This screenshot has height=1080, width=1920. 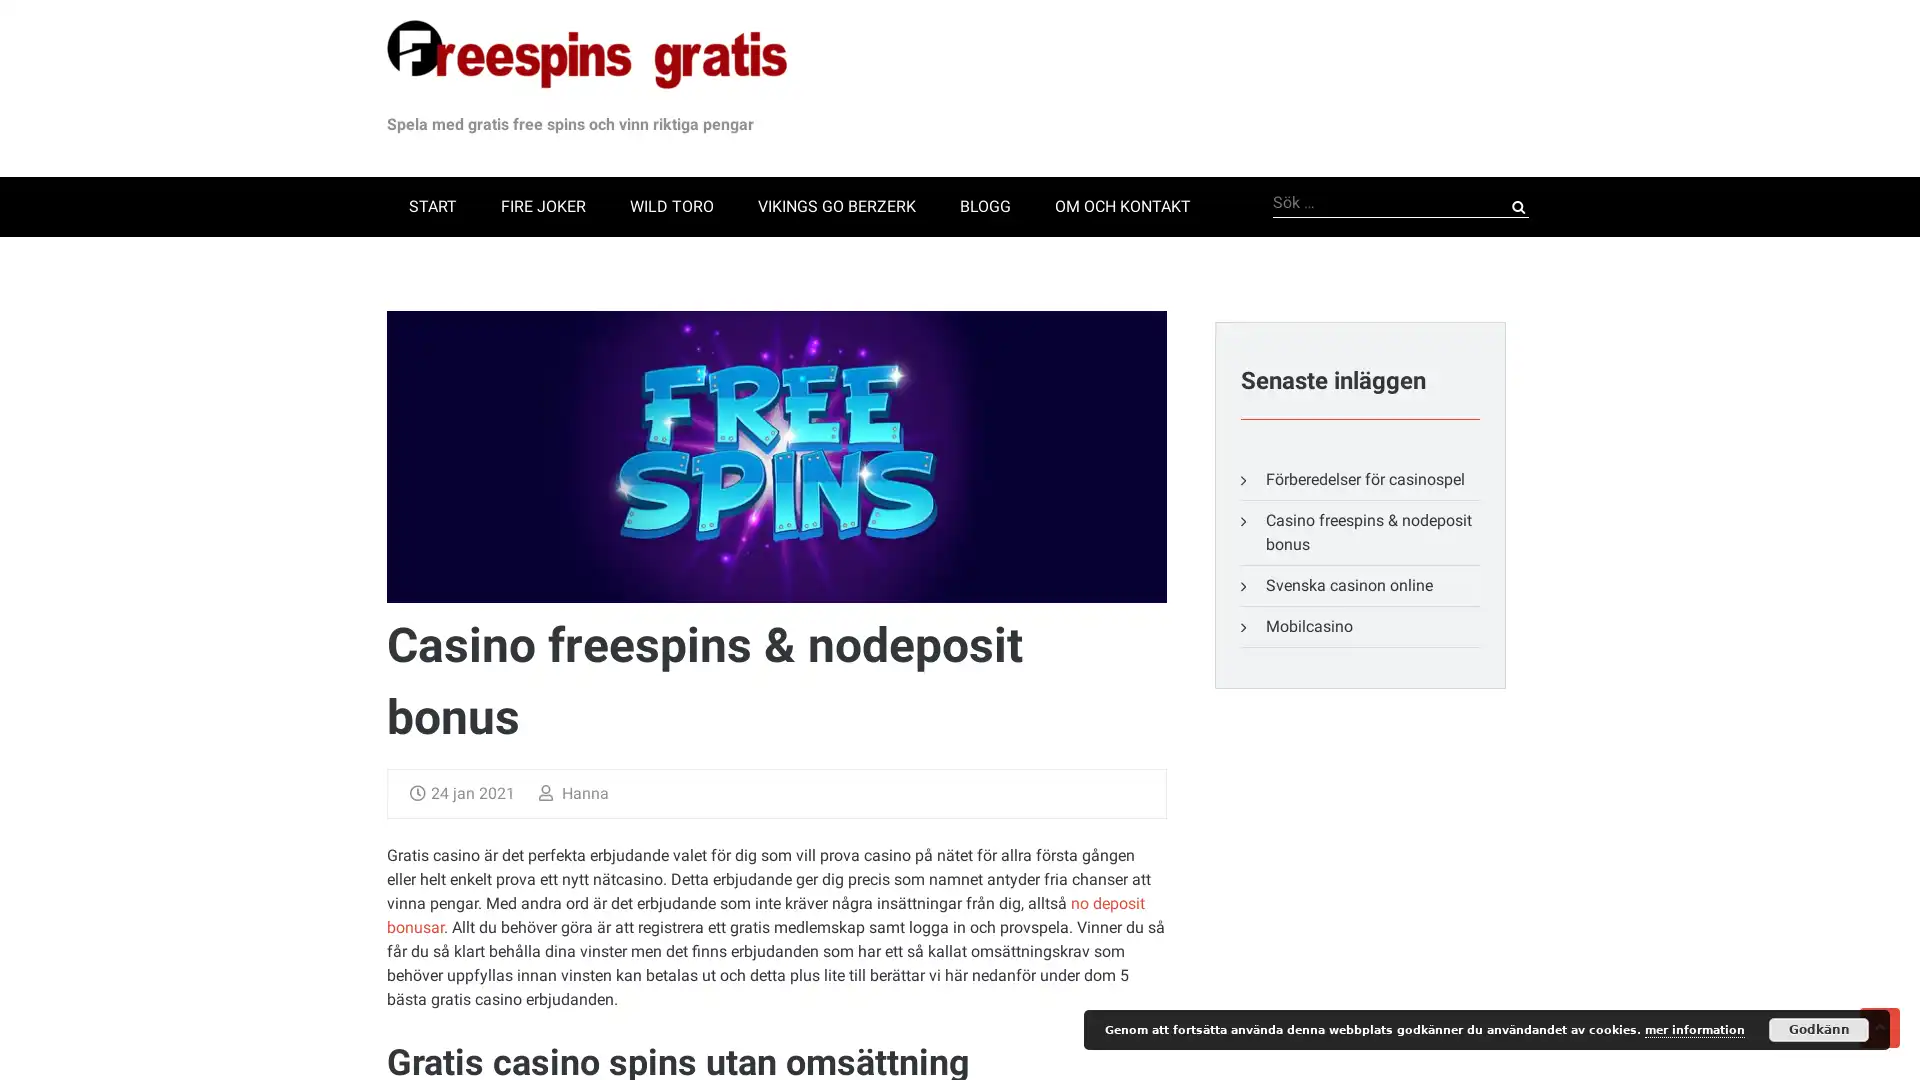 I want to click on Sok, so click(x=1511, y=208).